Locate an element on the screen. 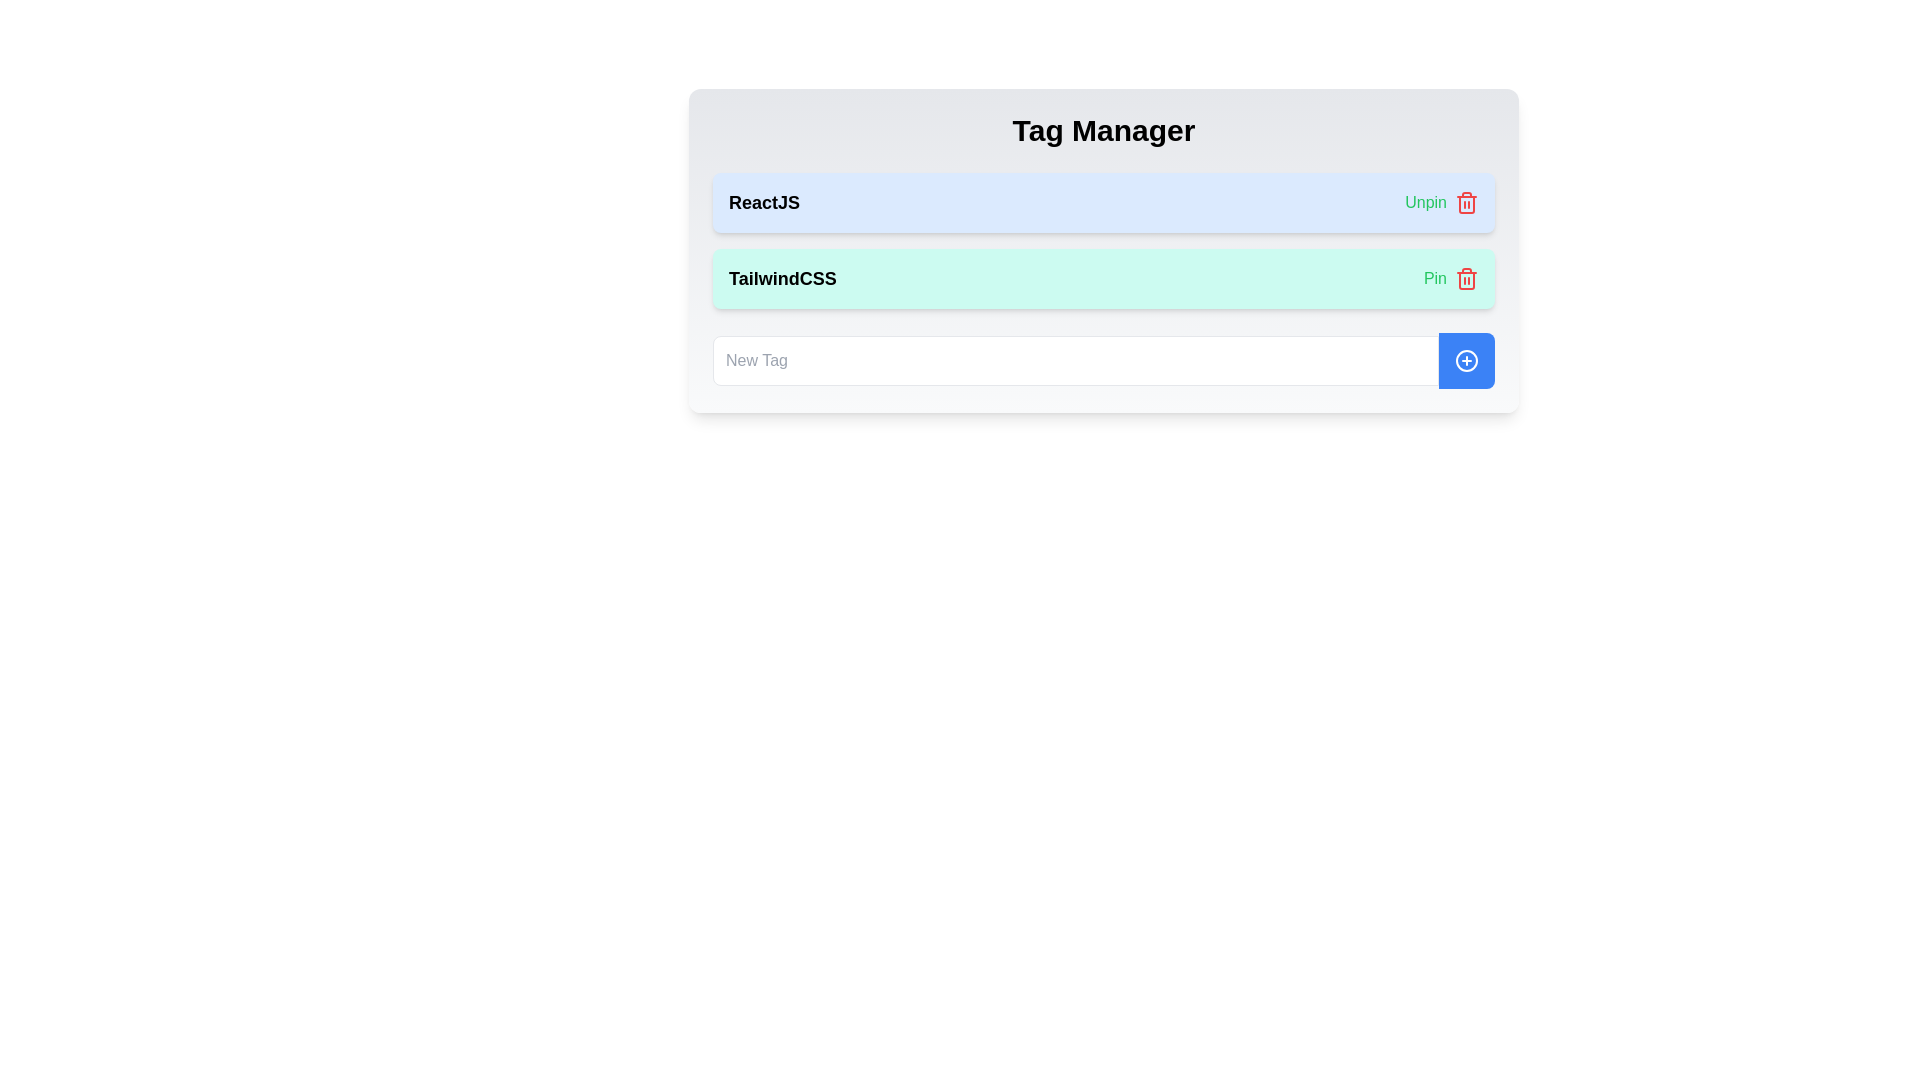  the green-colored 'Unpin' text located in the top row of the list of entries for 'ReactJS' is located at coordinates (1442, 203).